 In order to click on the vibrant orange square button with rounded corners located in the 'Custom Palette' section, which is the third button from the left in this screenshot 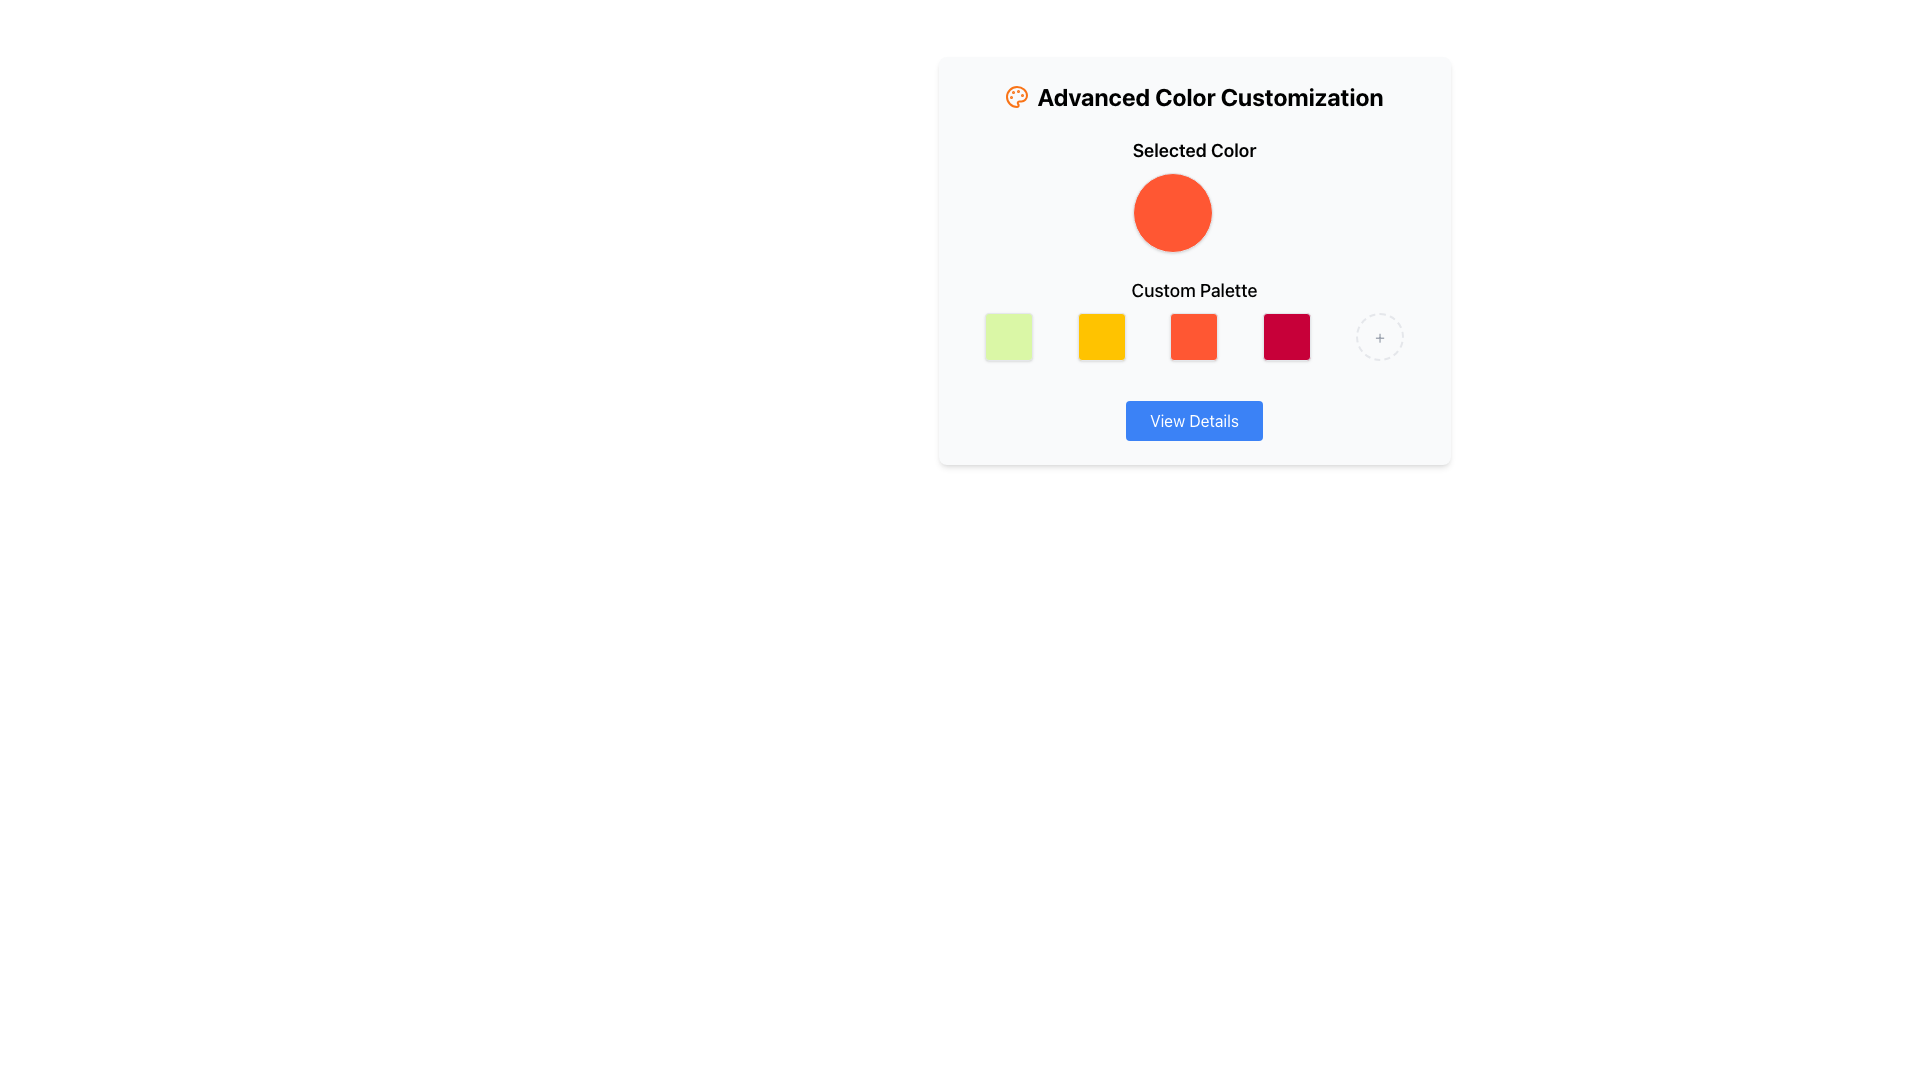, I will do `click(1194, 335)`.